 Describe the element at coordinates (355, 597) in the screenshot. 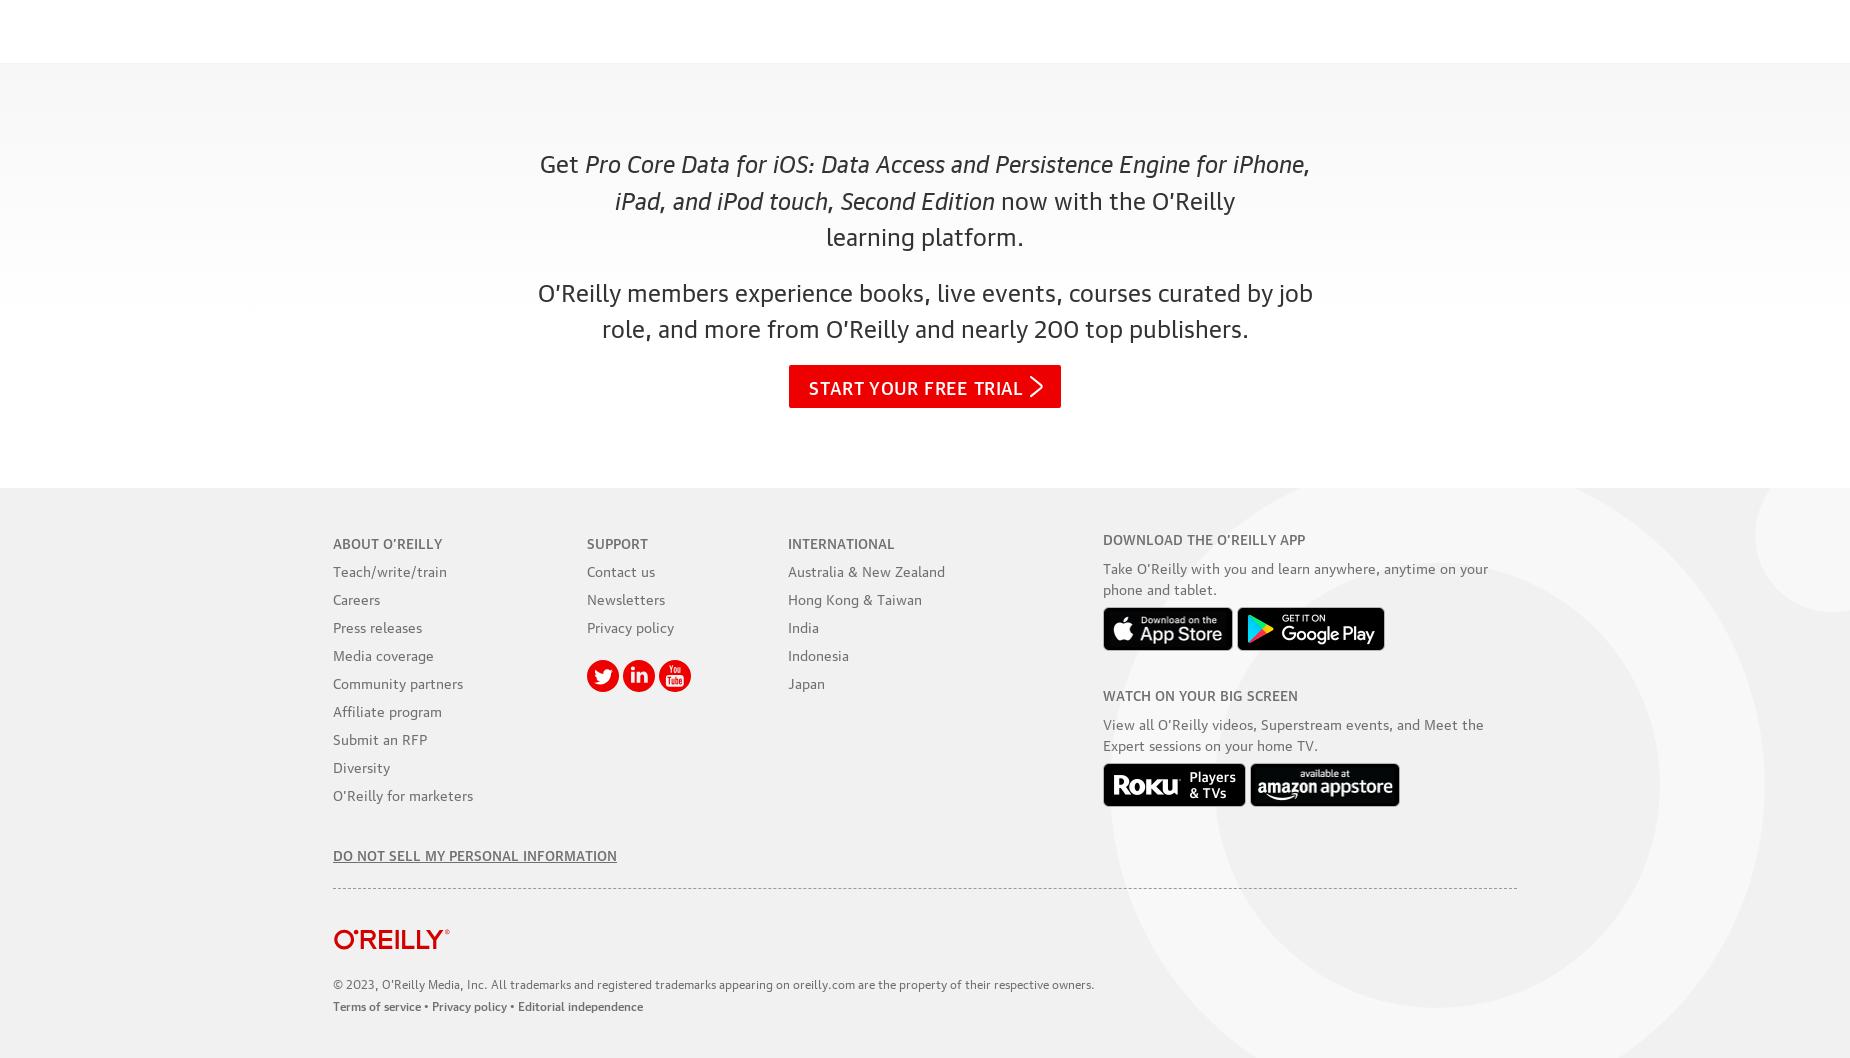

I see `'Careers'` at that location.